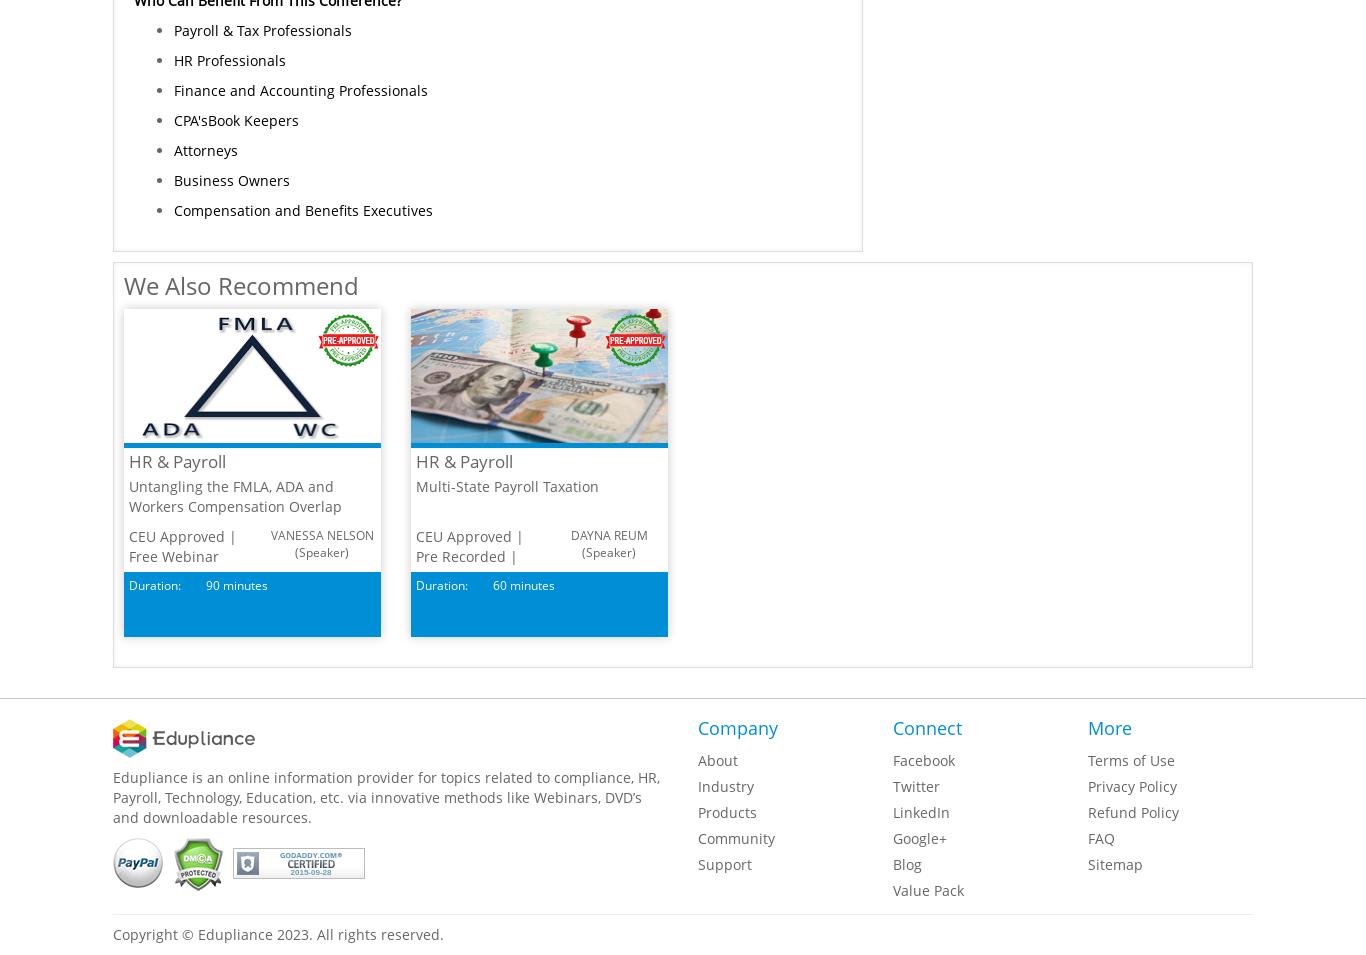  I want to click on 'Twitter', so click(916, 785).